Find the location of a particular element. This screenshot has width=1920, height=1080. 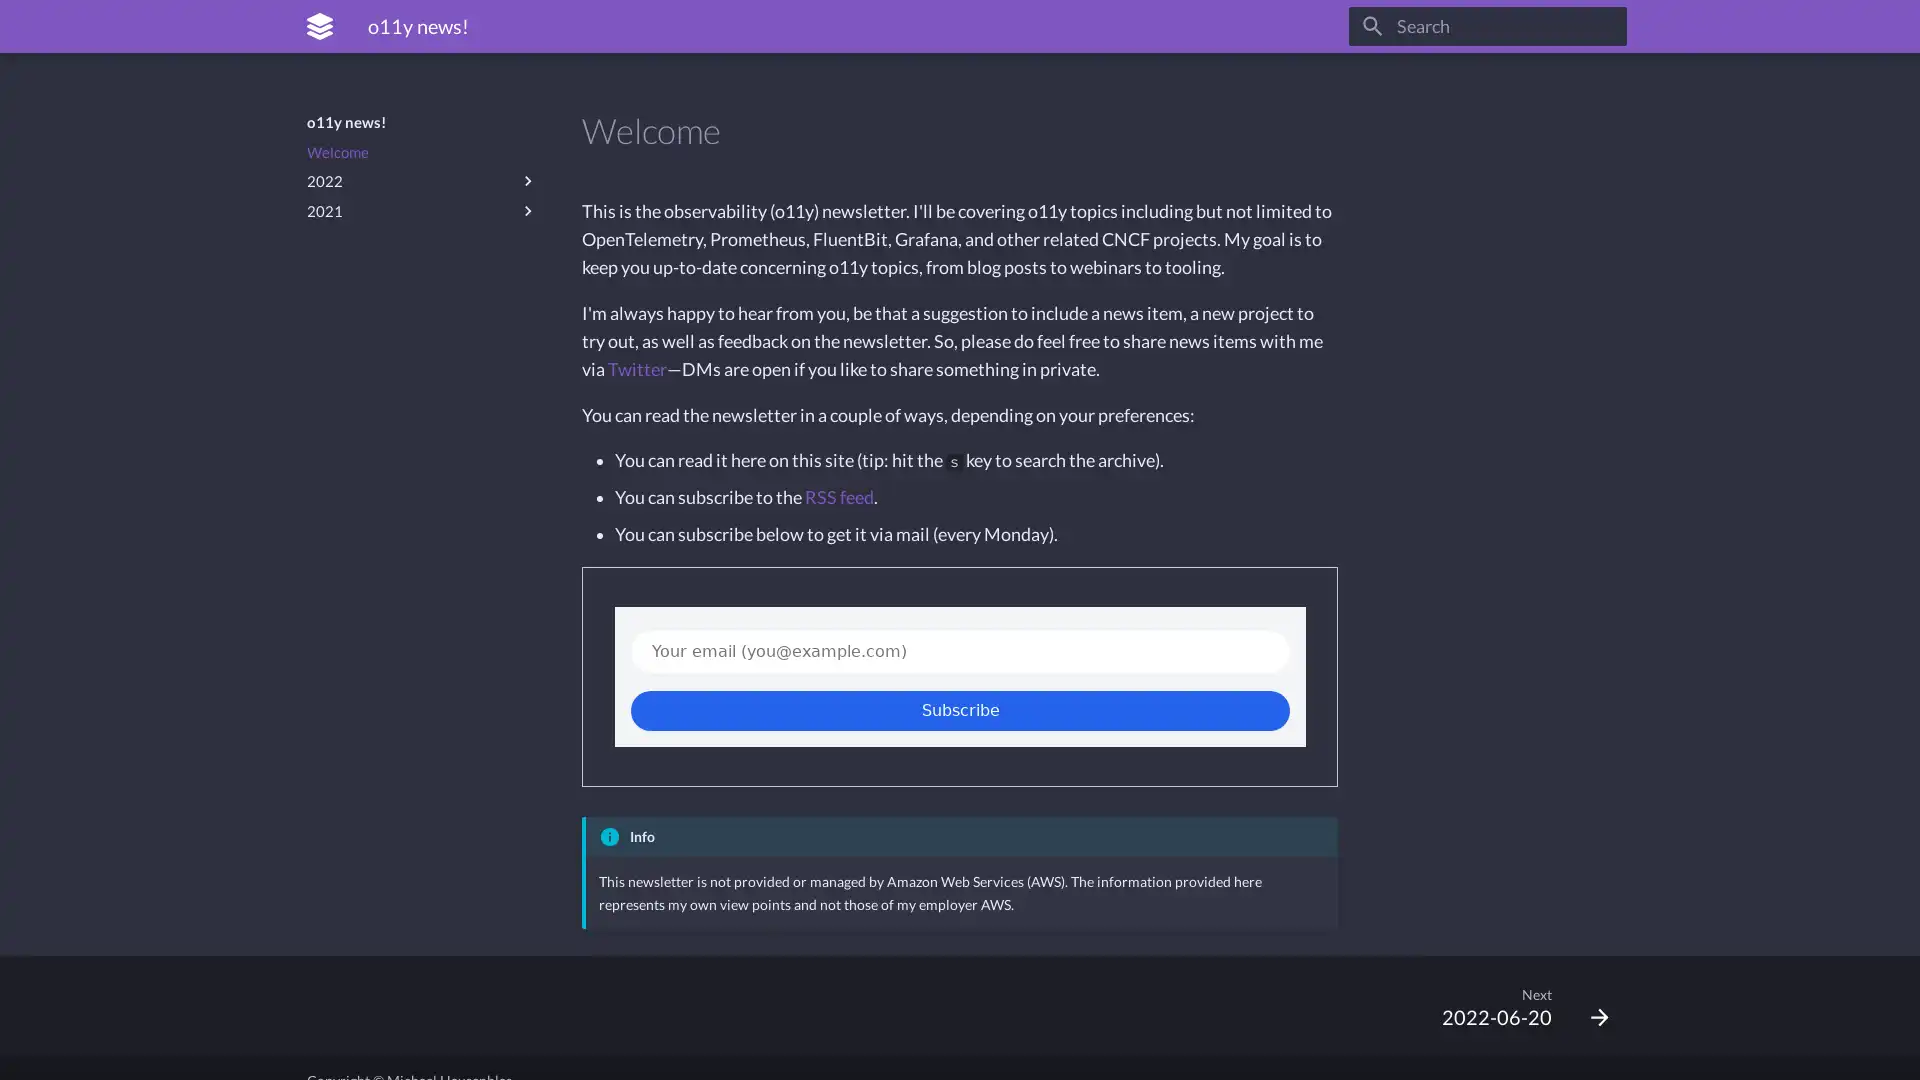

Clear is located at coordinates (1602, 26).